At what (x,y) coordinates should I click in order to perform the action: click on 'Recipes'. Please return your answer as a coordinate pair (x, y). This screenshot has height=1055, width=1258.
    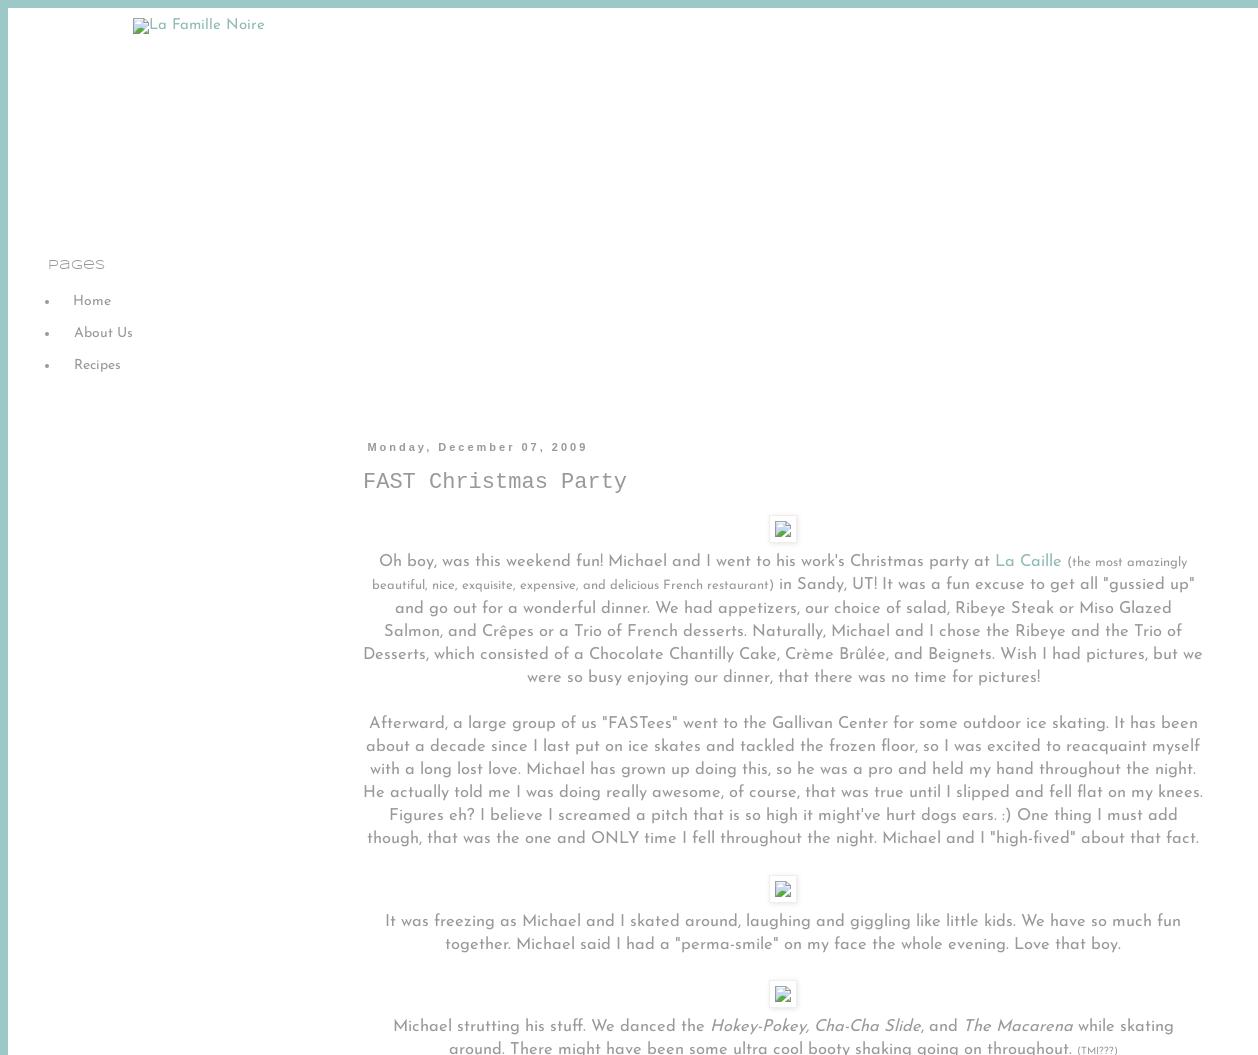
    Looking at the image, I should click on (97, 364).